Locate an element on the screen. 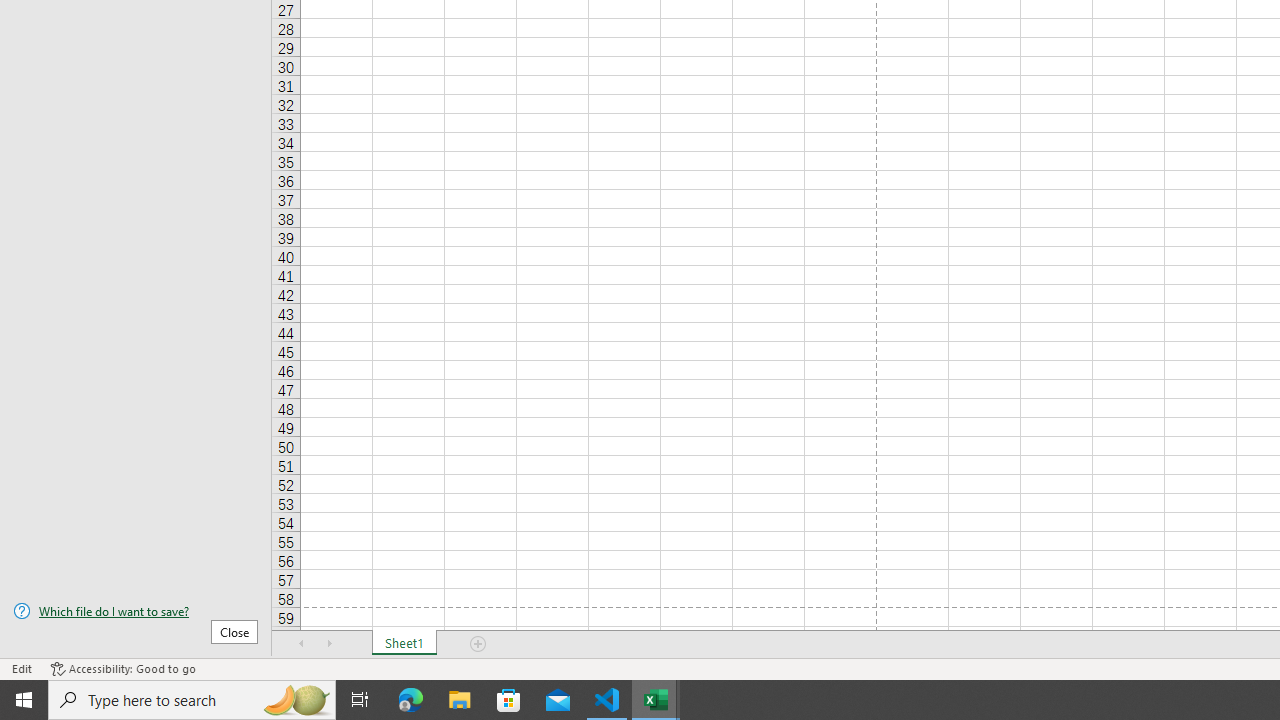  'Add Sheet' is located at coordinates (477, 644).